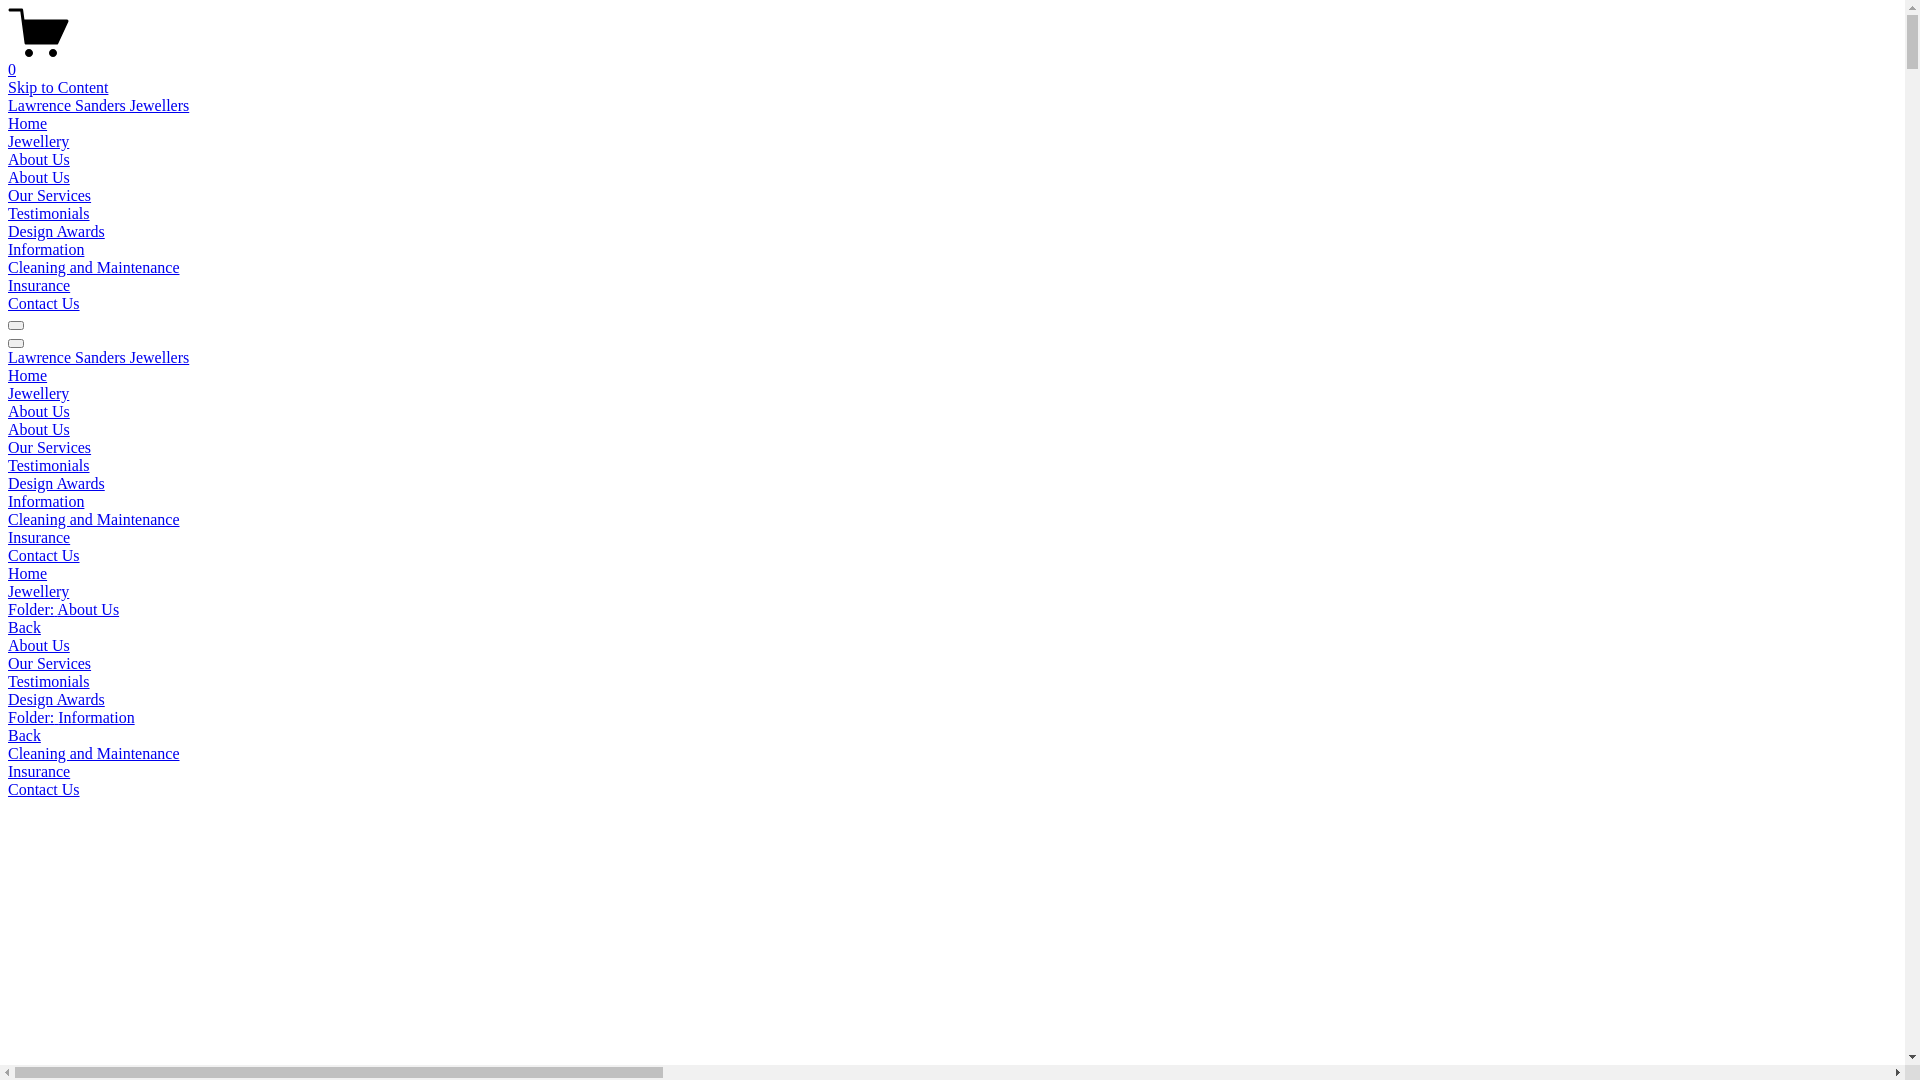  What do you see at coordinates (8, 698) in the screenshot?
I see `'Design Awards'` at bounding box center [8, 698].